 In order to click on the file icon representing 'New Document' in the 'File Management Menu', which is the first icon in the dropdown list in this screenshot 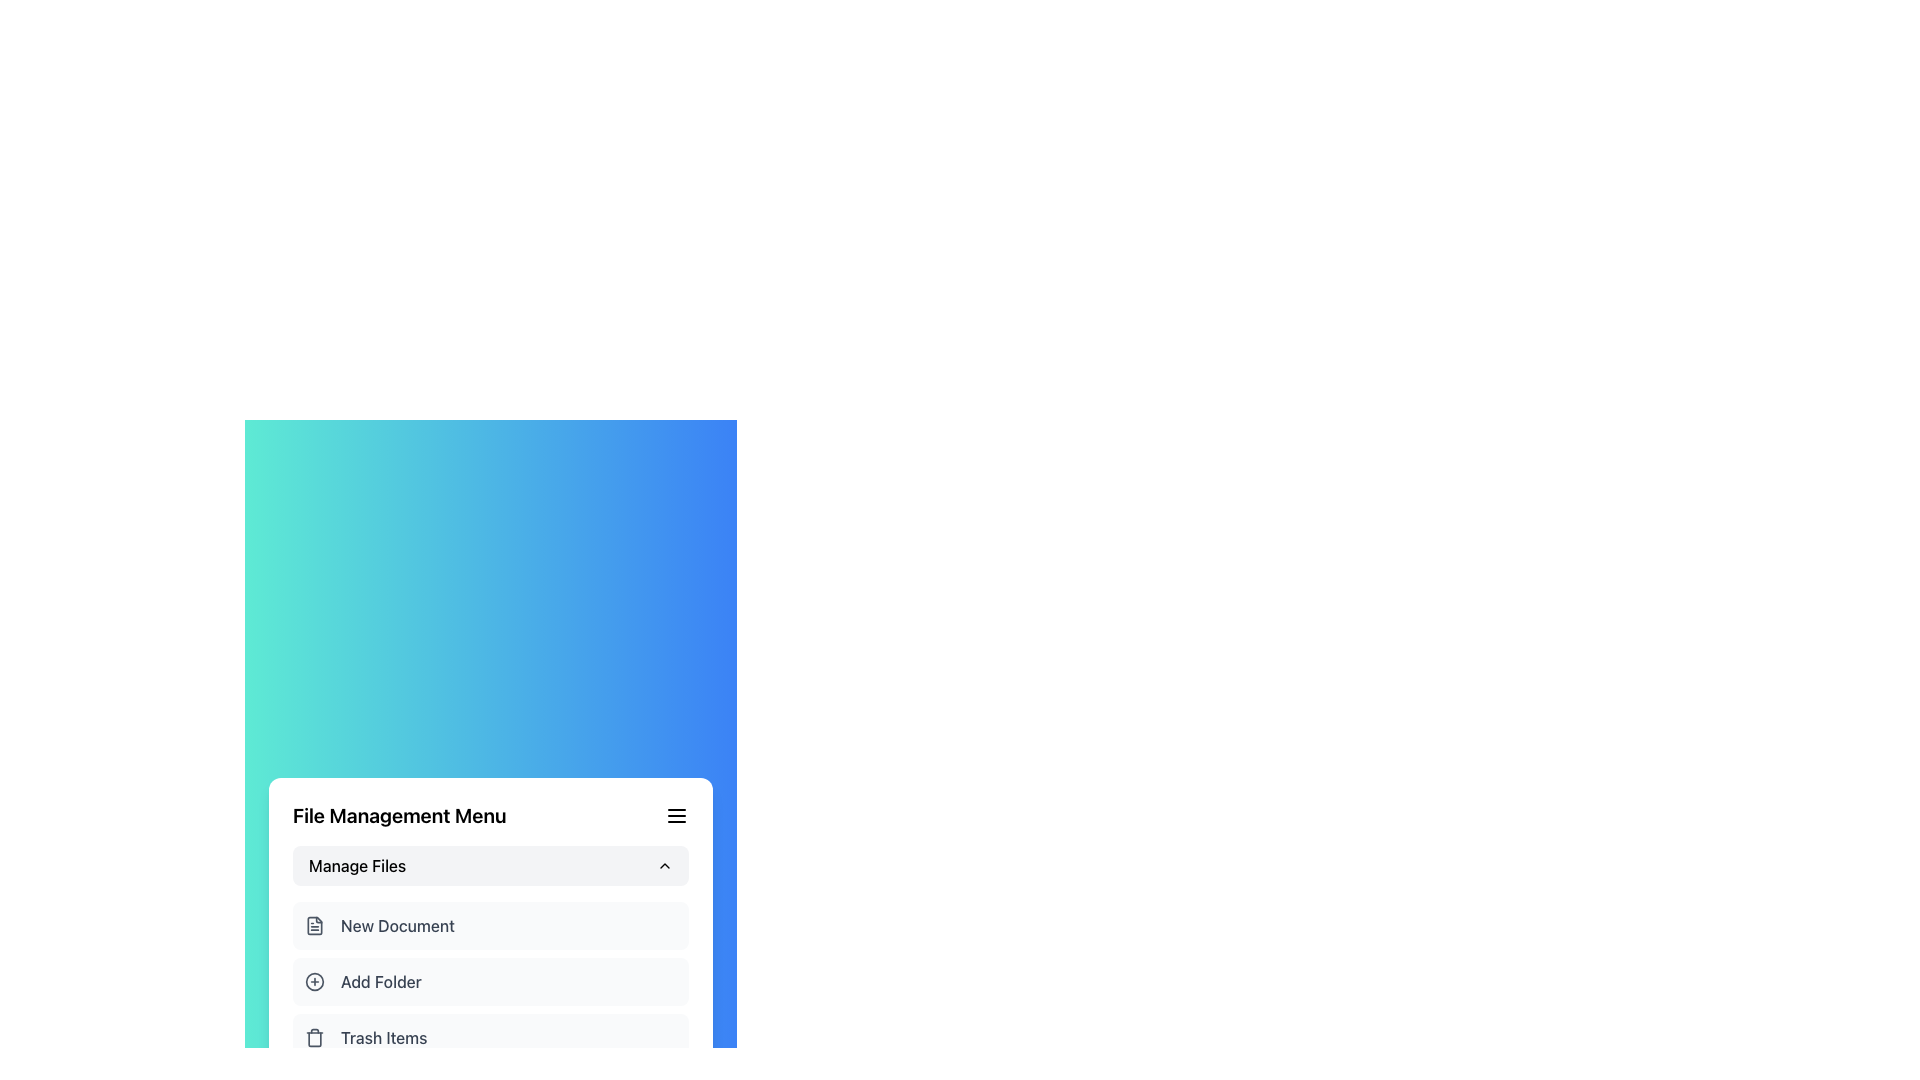, I will do `click(314, 925)`.